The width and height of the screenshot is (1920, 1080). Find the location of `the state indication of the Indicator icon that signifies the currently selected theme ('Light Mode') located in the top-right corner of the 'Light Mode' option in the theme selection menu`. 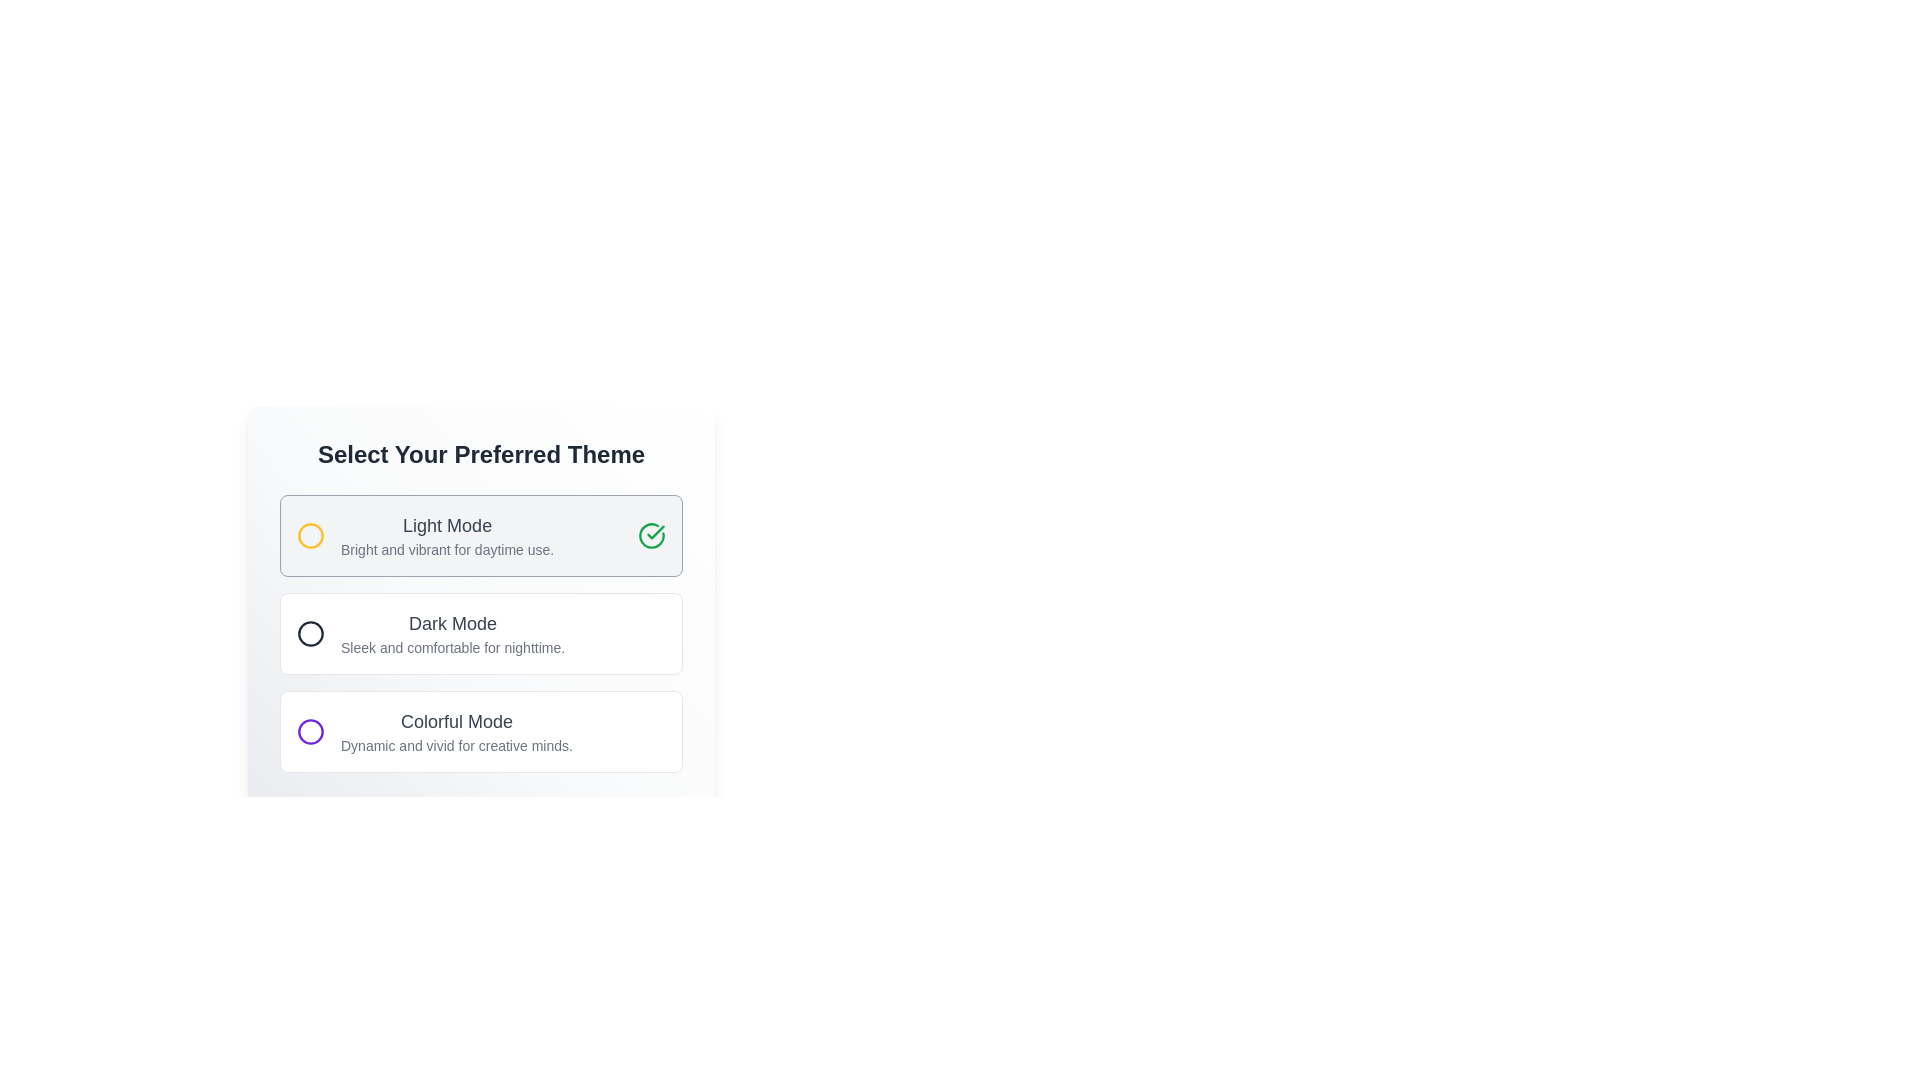

the state indication of the Indicator icon that signifies the currently selected theme ('Light Mode') located in the top-right corner of the 'Light Mode' option in the theme selection menu is located at coordinates (652, 535).